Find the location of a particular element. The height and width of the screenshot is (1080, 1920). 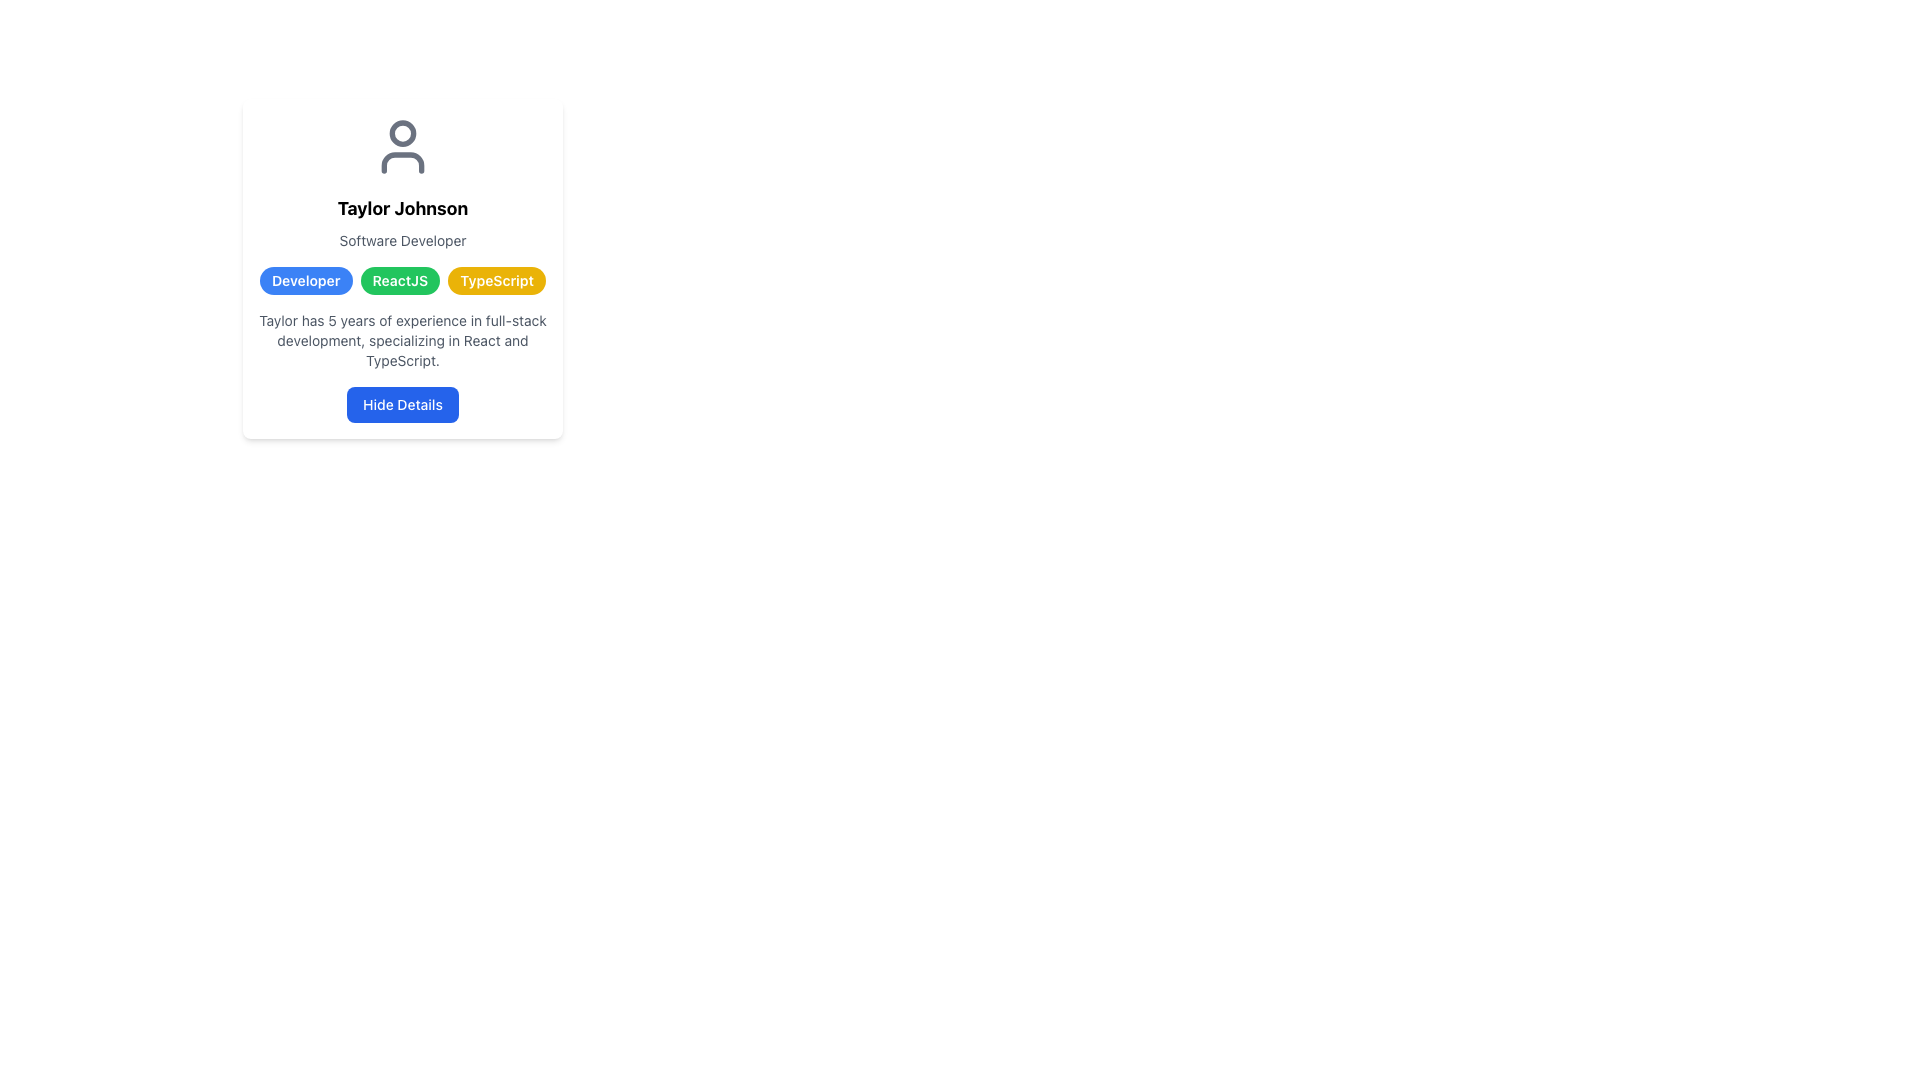

the user profile icon located at the top-center of the card above the 'Taylor Johnson' heading is located at coordinates (402, 145).